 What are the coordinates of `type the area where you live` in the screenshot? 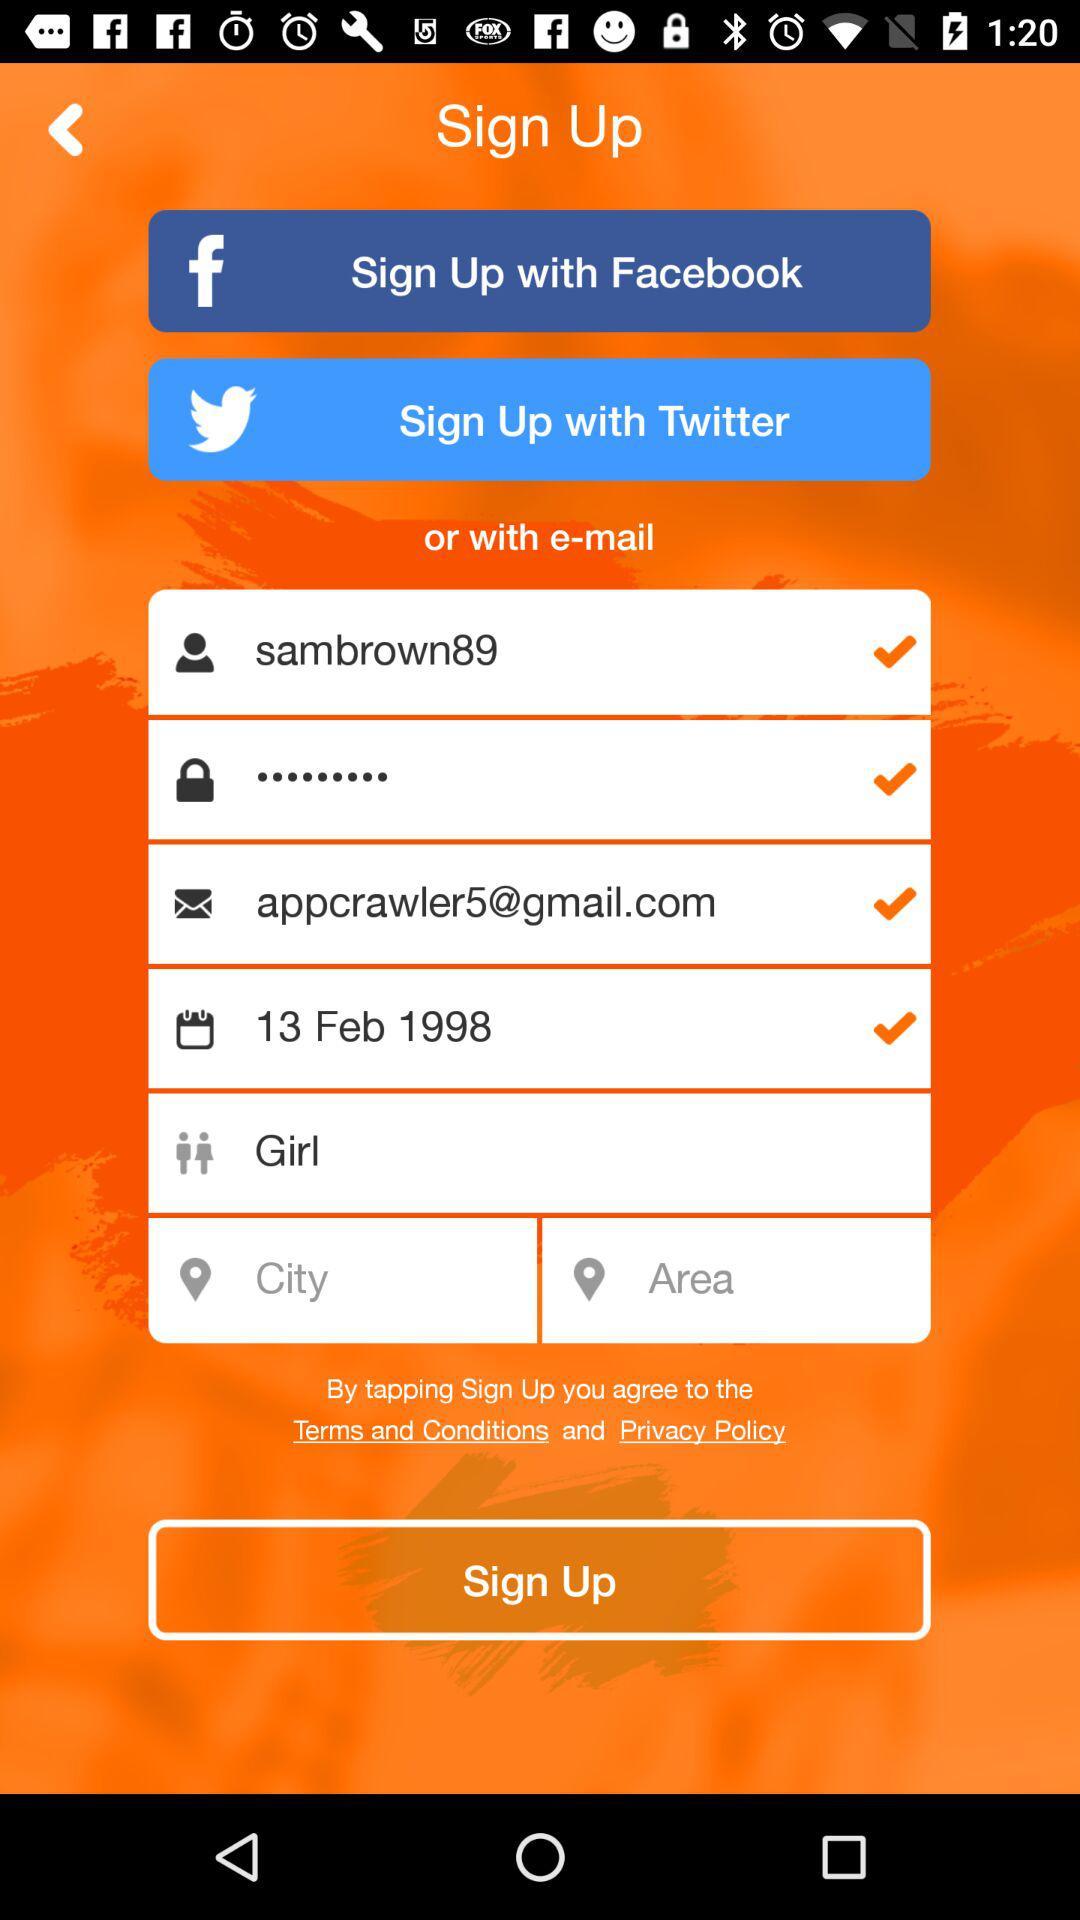 It's located at (782, 1280).